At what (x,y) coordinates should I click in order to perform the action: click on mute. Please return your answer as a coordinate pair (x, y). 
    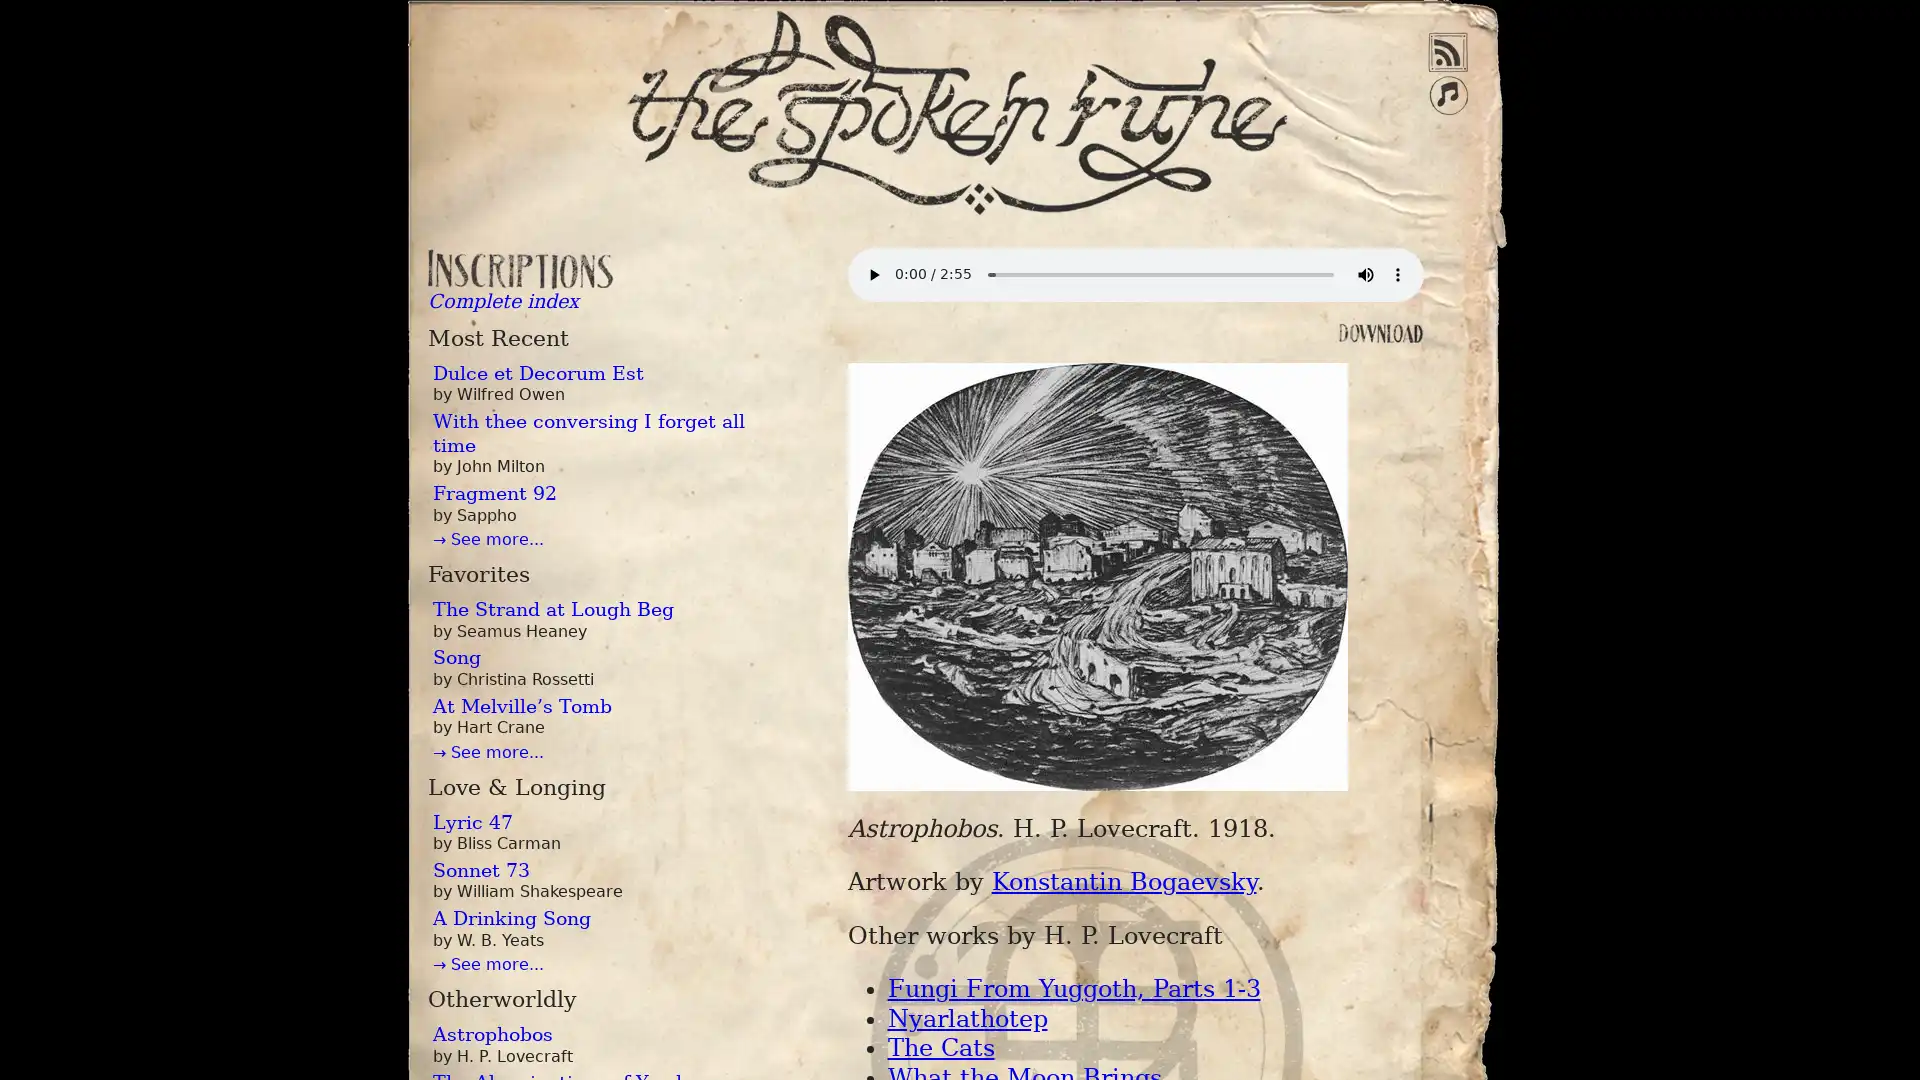
    Looking at the image, I should click on (1363, 274).